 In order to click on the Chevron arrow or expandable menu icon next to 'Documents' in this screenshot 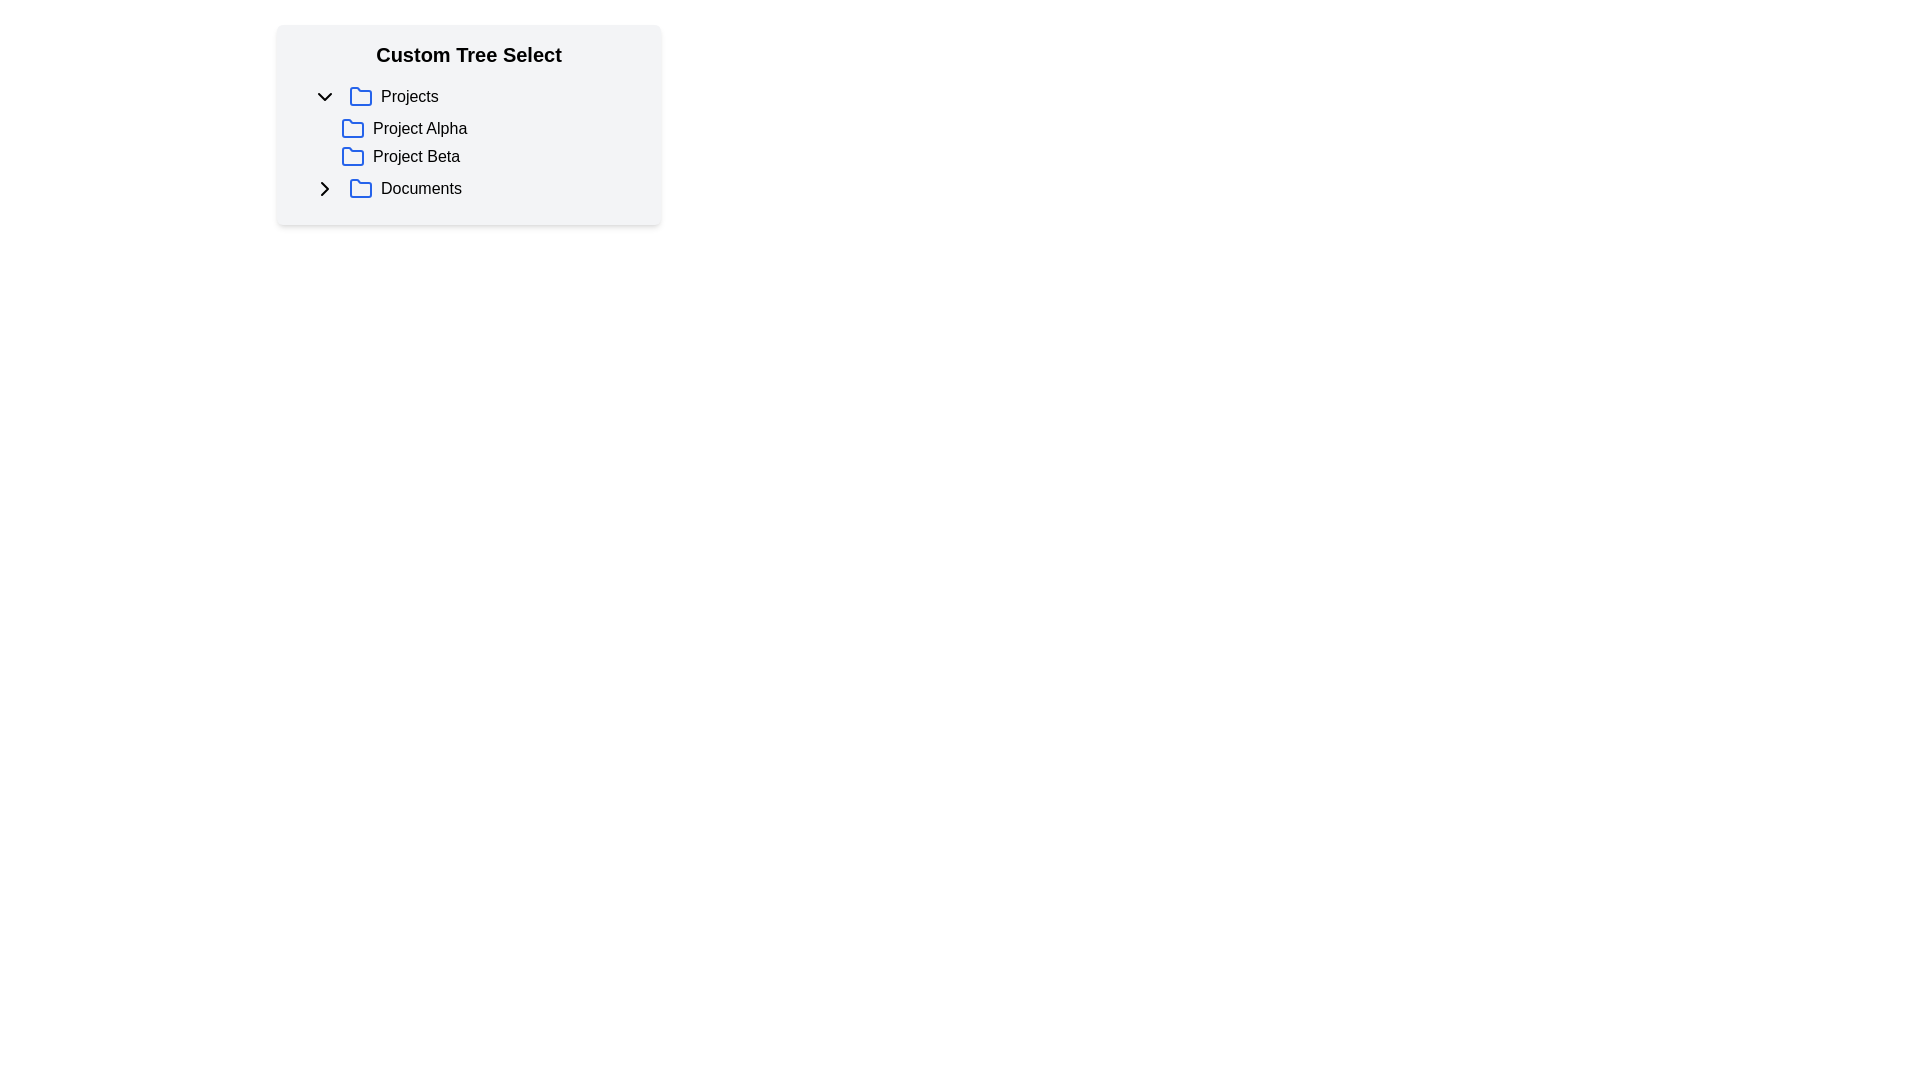, I will do `click(325, 189)`.